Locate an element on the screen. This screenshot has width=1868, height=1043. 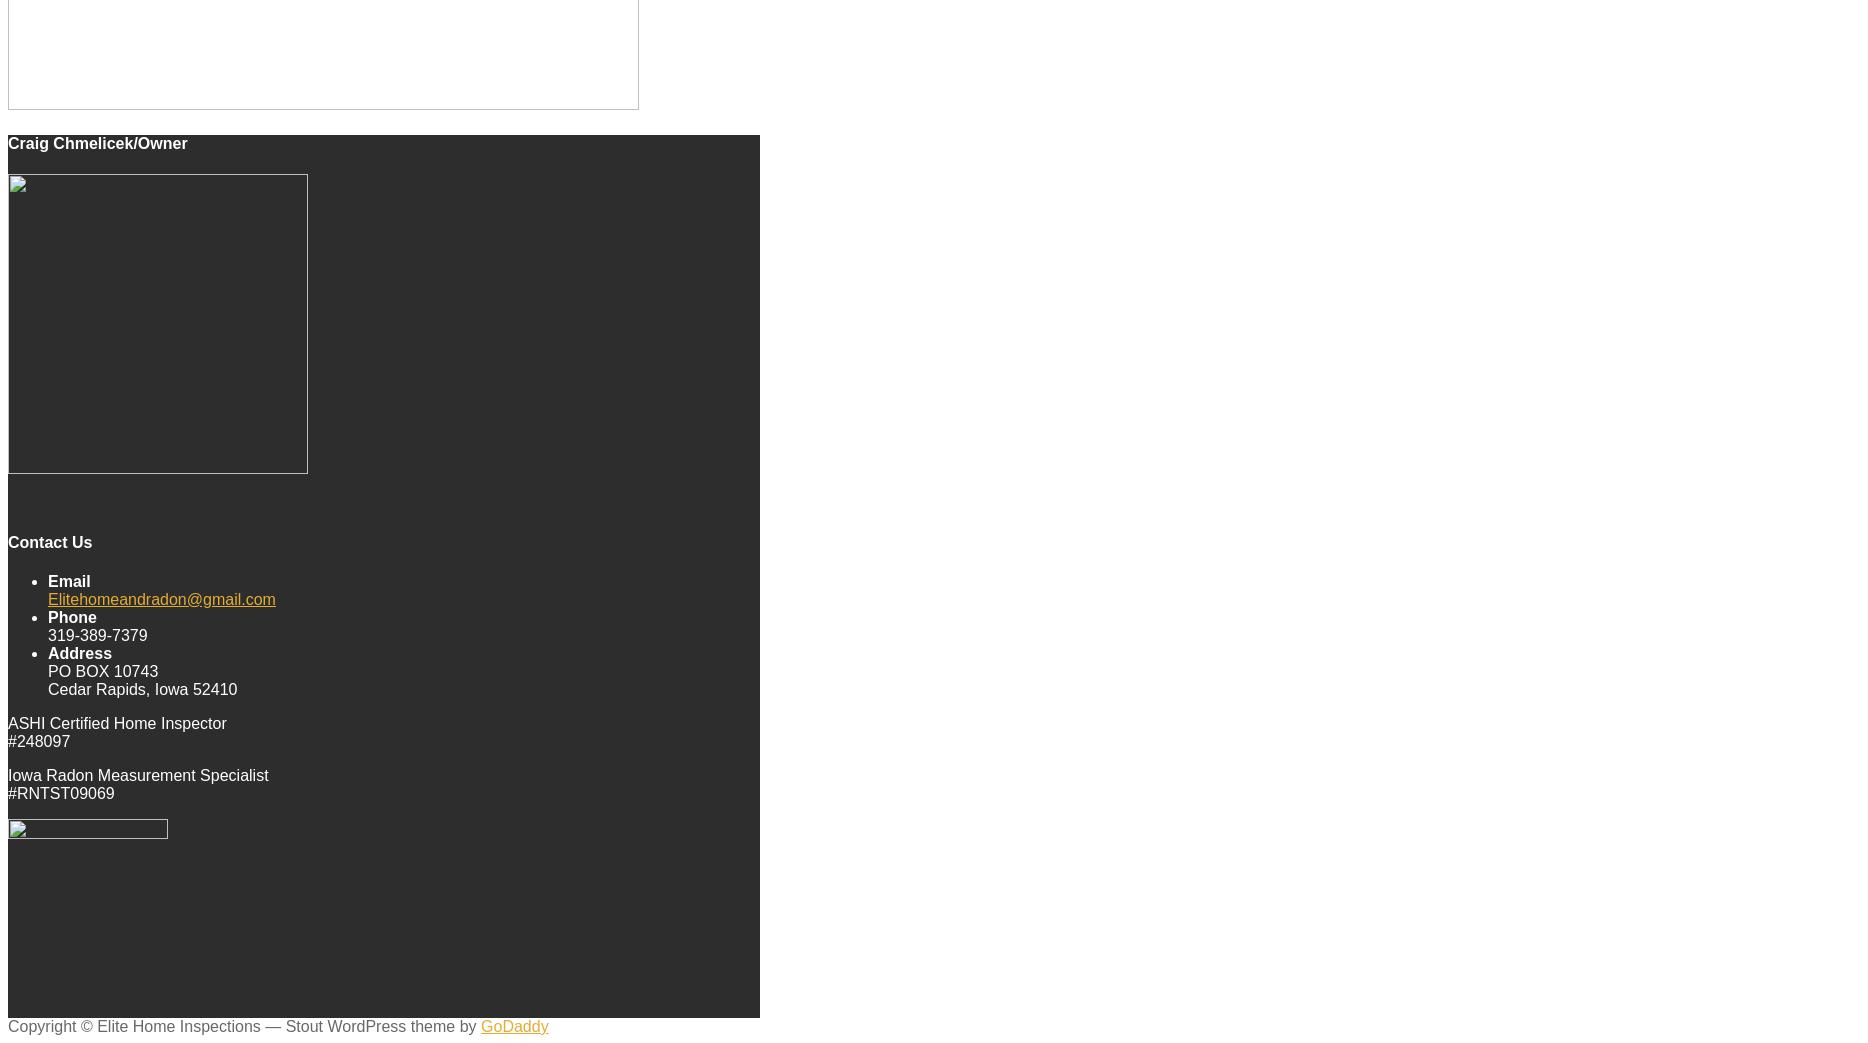
'PO BOX 10743' is located at coordinates (102, 669).